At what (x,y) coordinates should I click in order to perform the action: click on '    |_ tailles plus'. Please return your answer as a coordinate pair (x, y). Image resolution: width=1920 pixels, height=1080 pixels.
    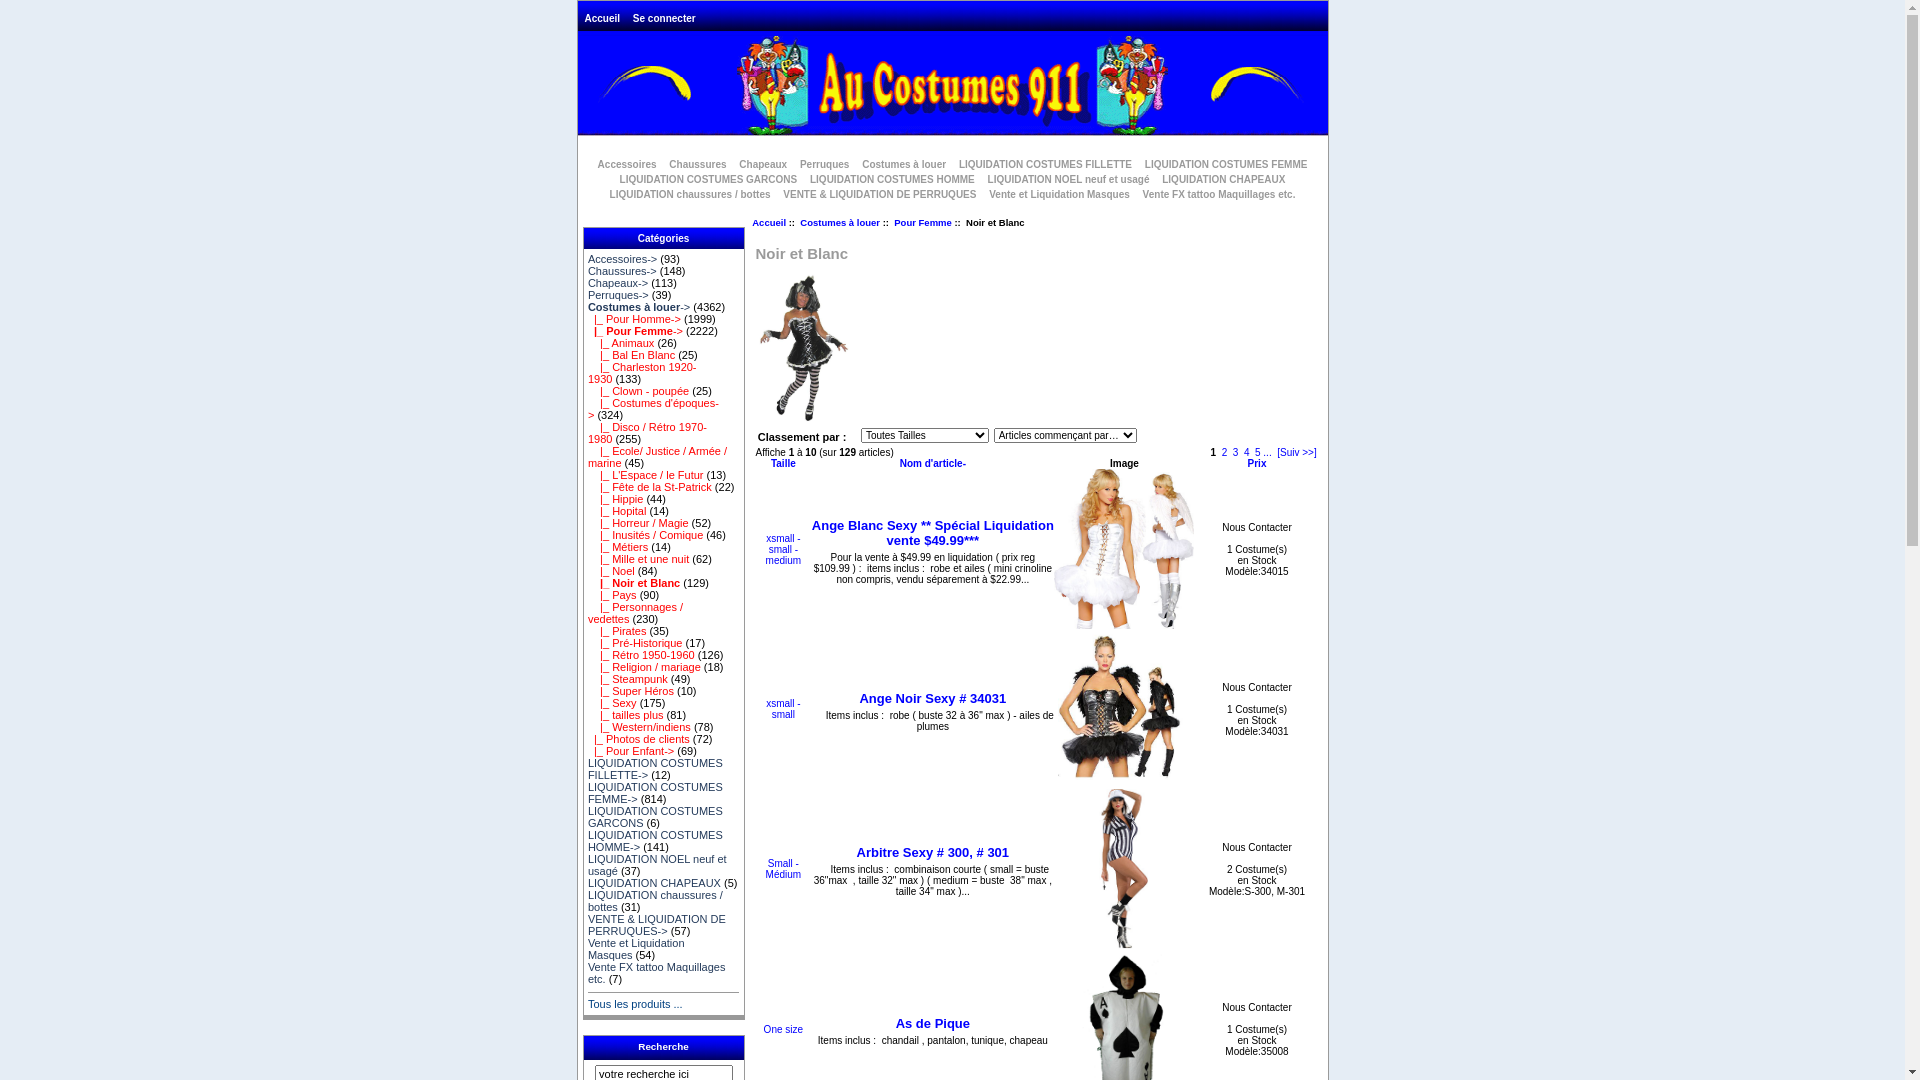
    Looking at the image, I should click on (624, 713).